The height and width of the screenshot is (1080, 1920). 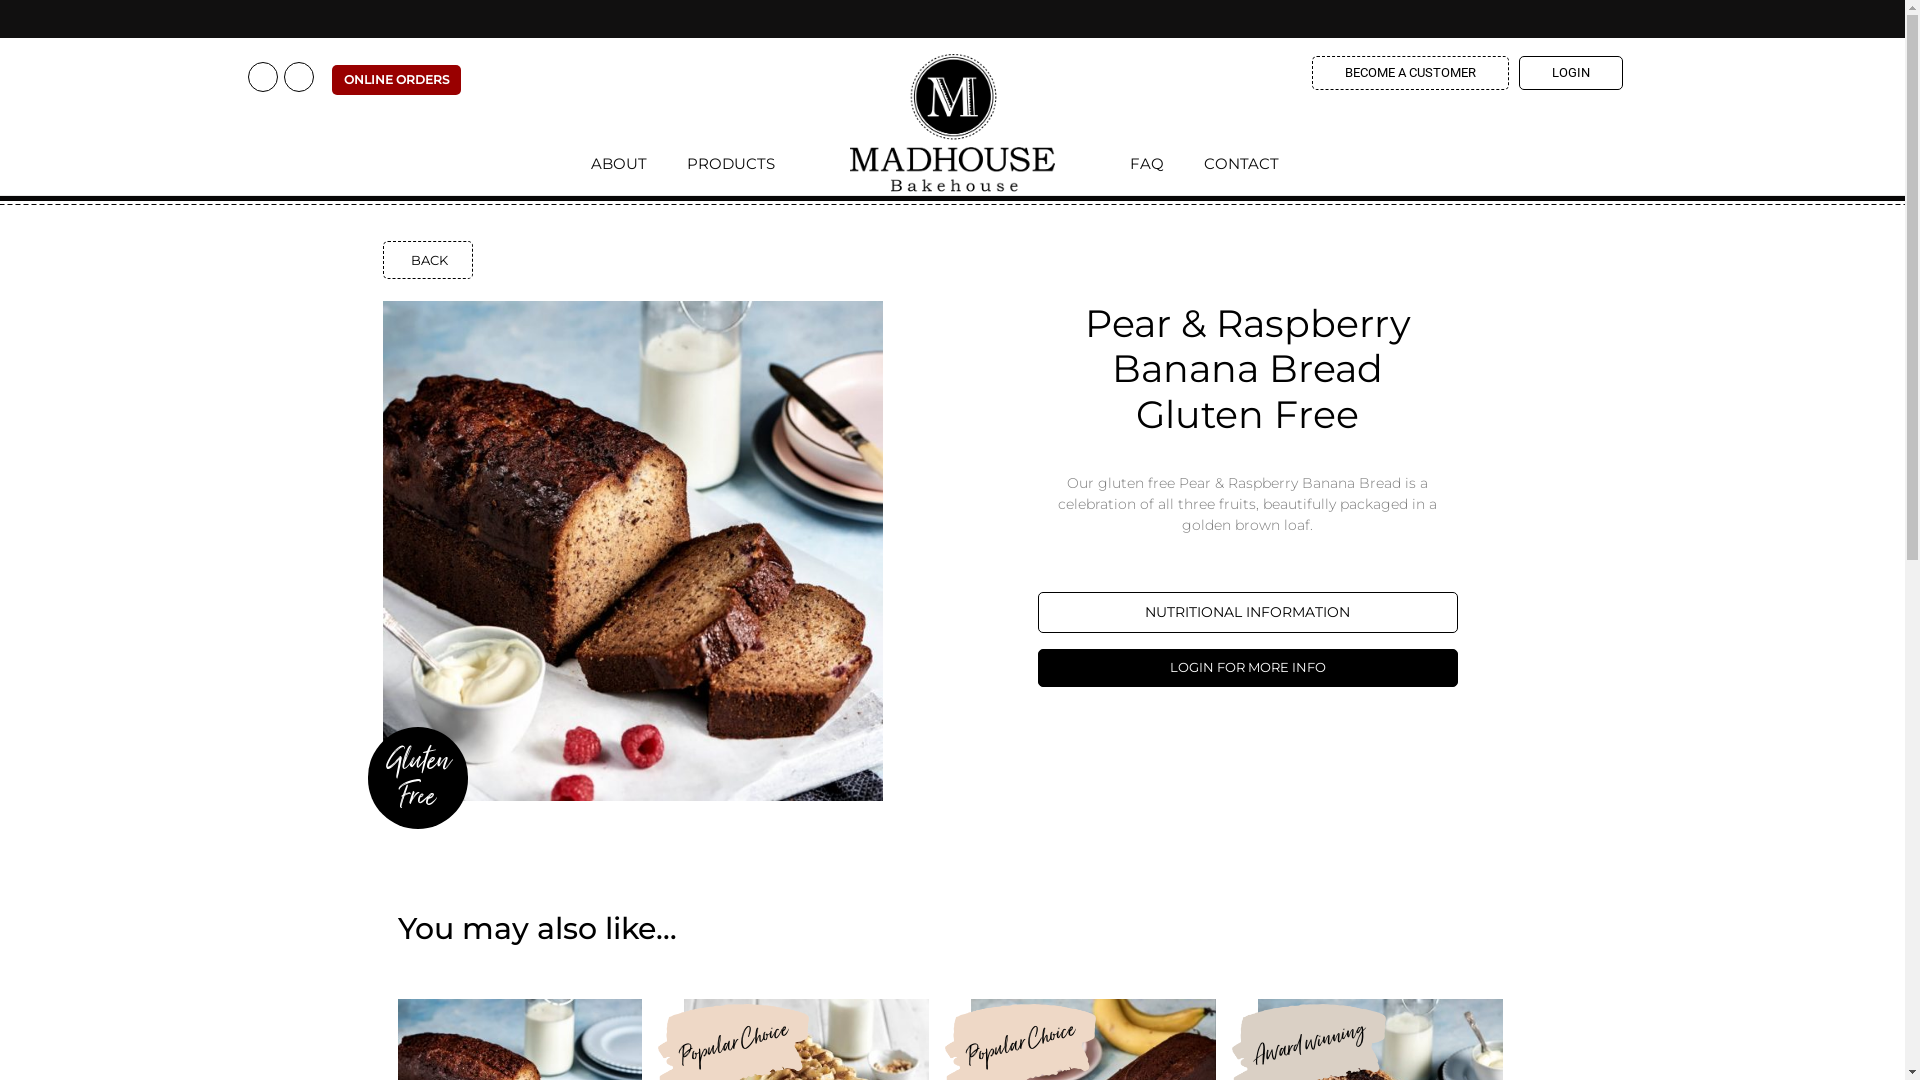 What do you see at coordinates (396, 77) in the screenshot?
I see `'ONLINE ORDERS'` at bounding box center [396, 77].